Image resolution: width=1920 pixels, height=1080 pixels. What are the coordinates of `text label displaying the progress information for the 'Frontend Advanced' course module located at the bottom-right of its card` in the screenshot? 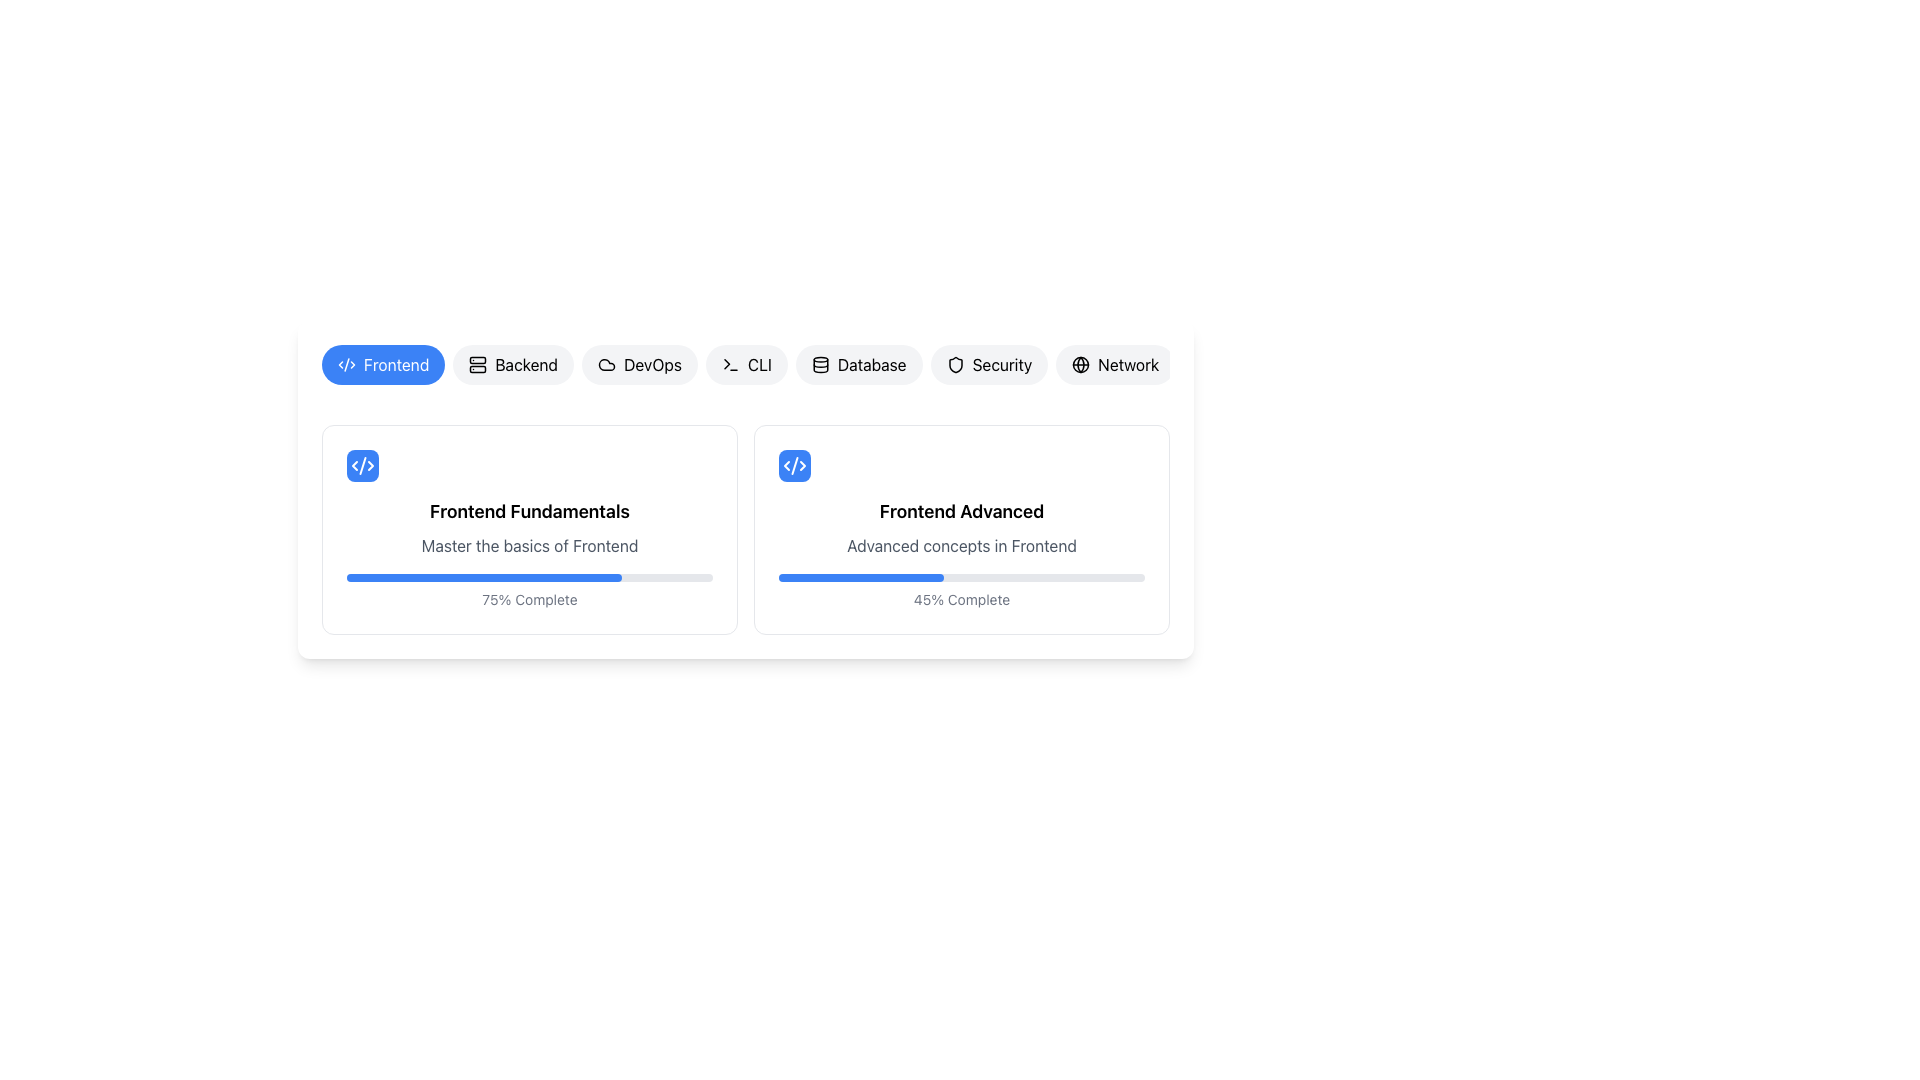 It's located at (961, 599).